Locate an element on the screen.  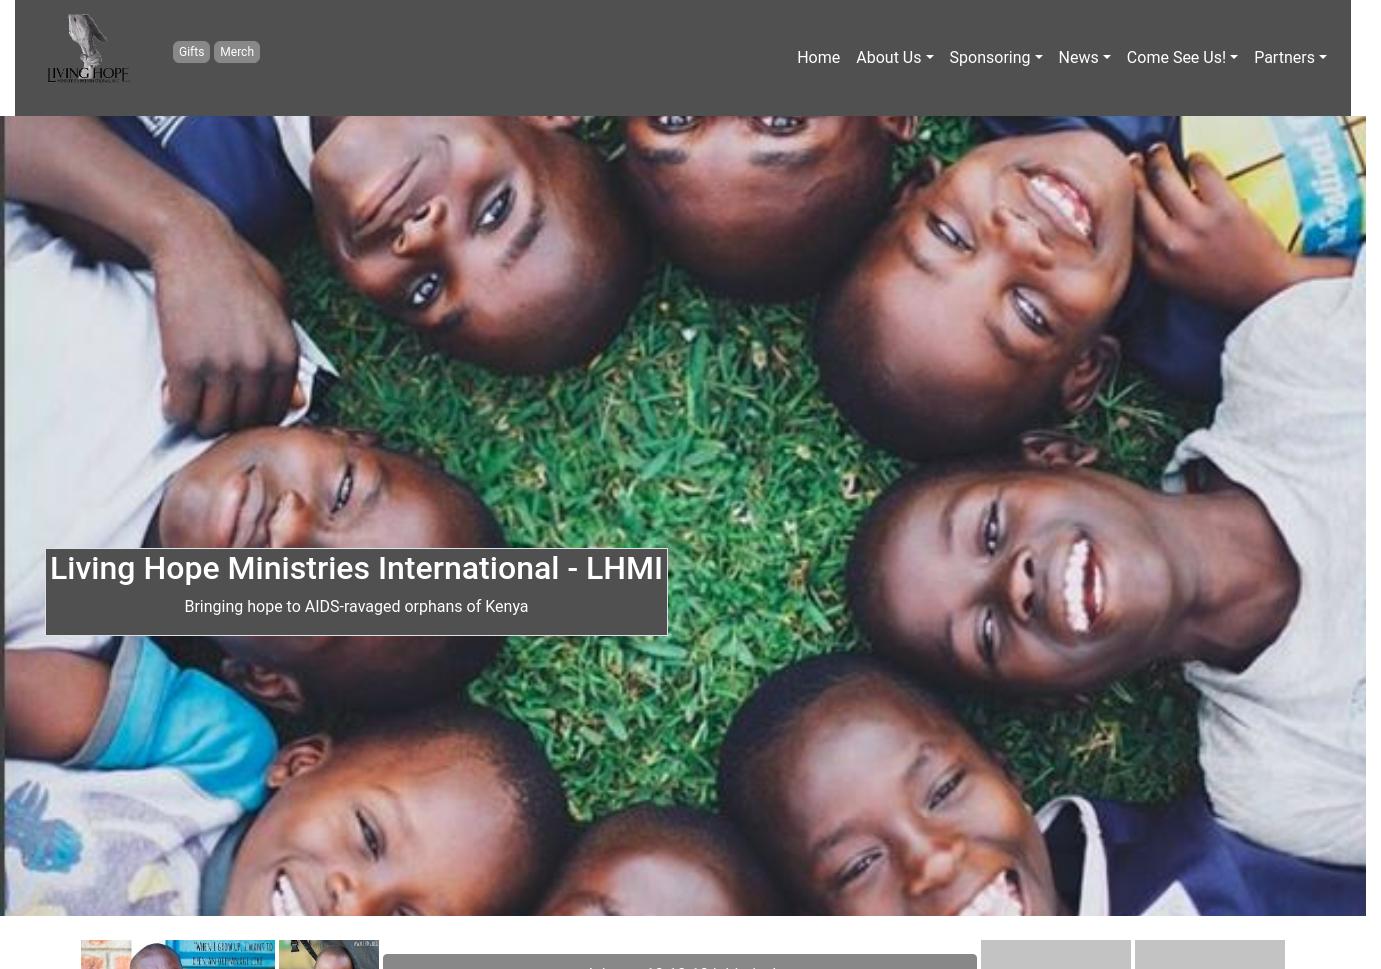
'Partners' is located at coordinates (1283, 56).